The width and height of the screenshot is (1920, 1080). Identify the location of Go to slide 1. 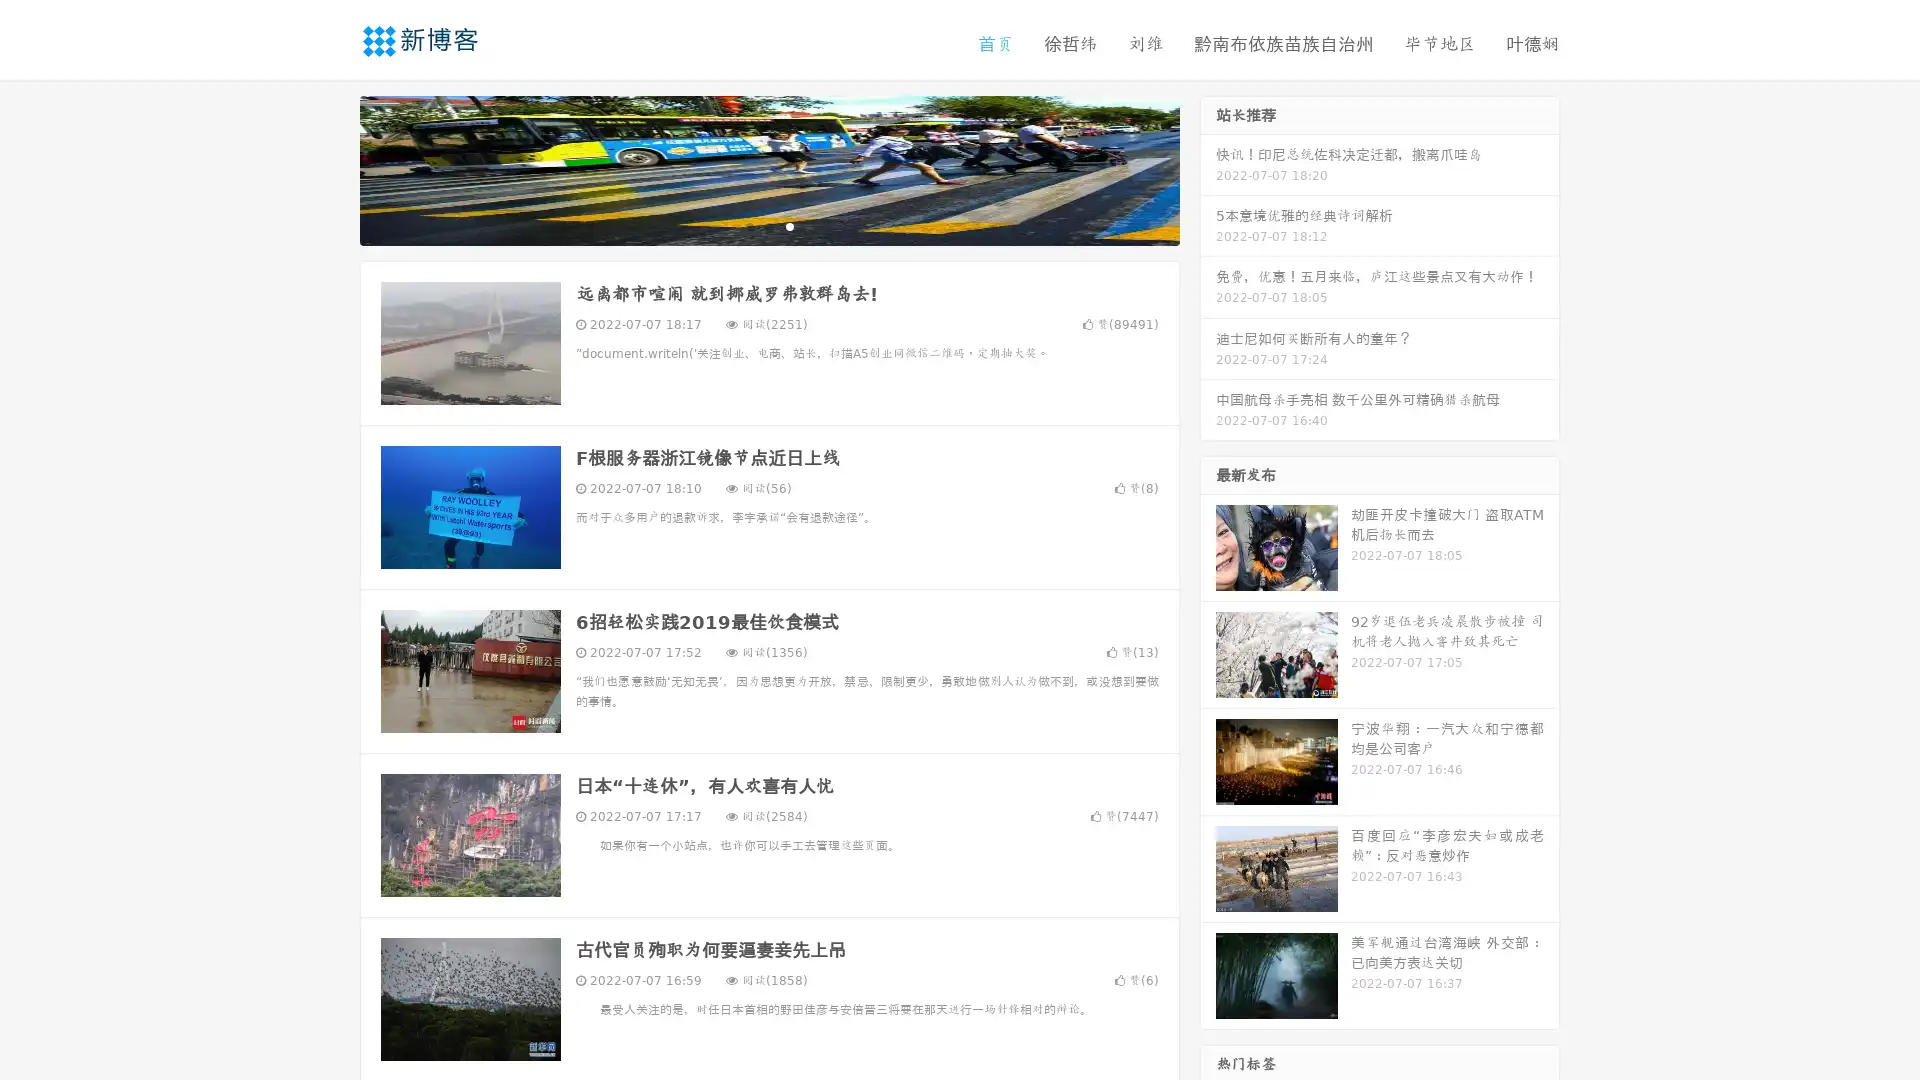
(748, 225).